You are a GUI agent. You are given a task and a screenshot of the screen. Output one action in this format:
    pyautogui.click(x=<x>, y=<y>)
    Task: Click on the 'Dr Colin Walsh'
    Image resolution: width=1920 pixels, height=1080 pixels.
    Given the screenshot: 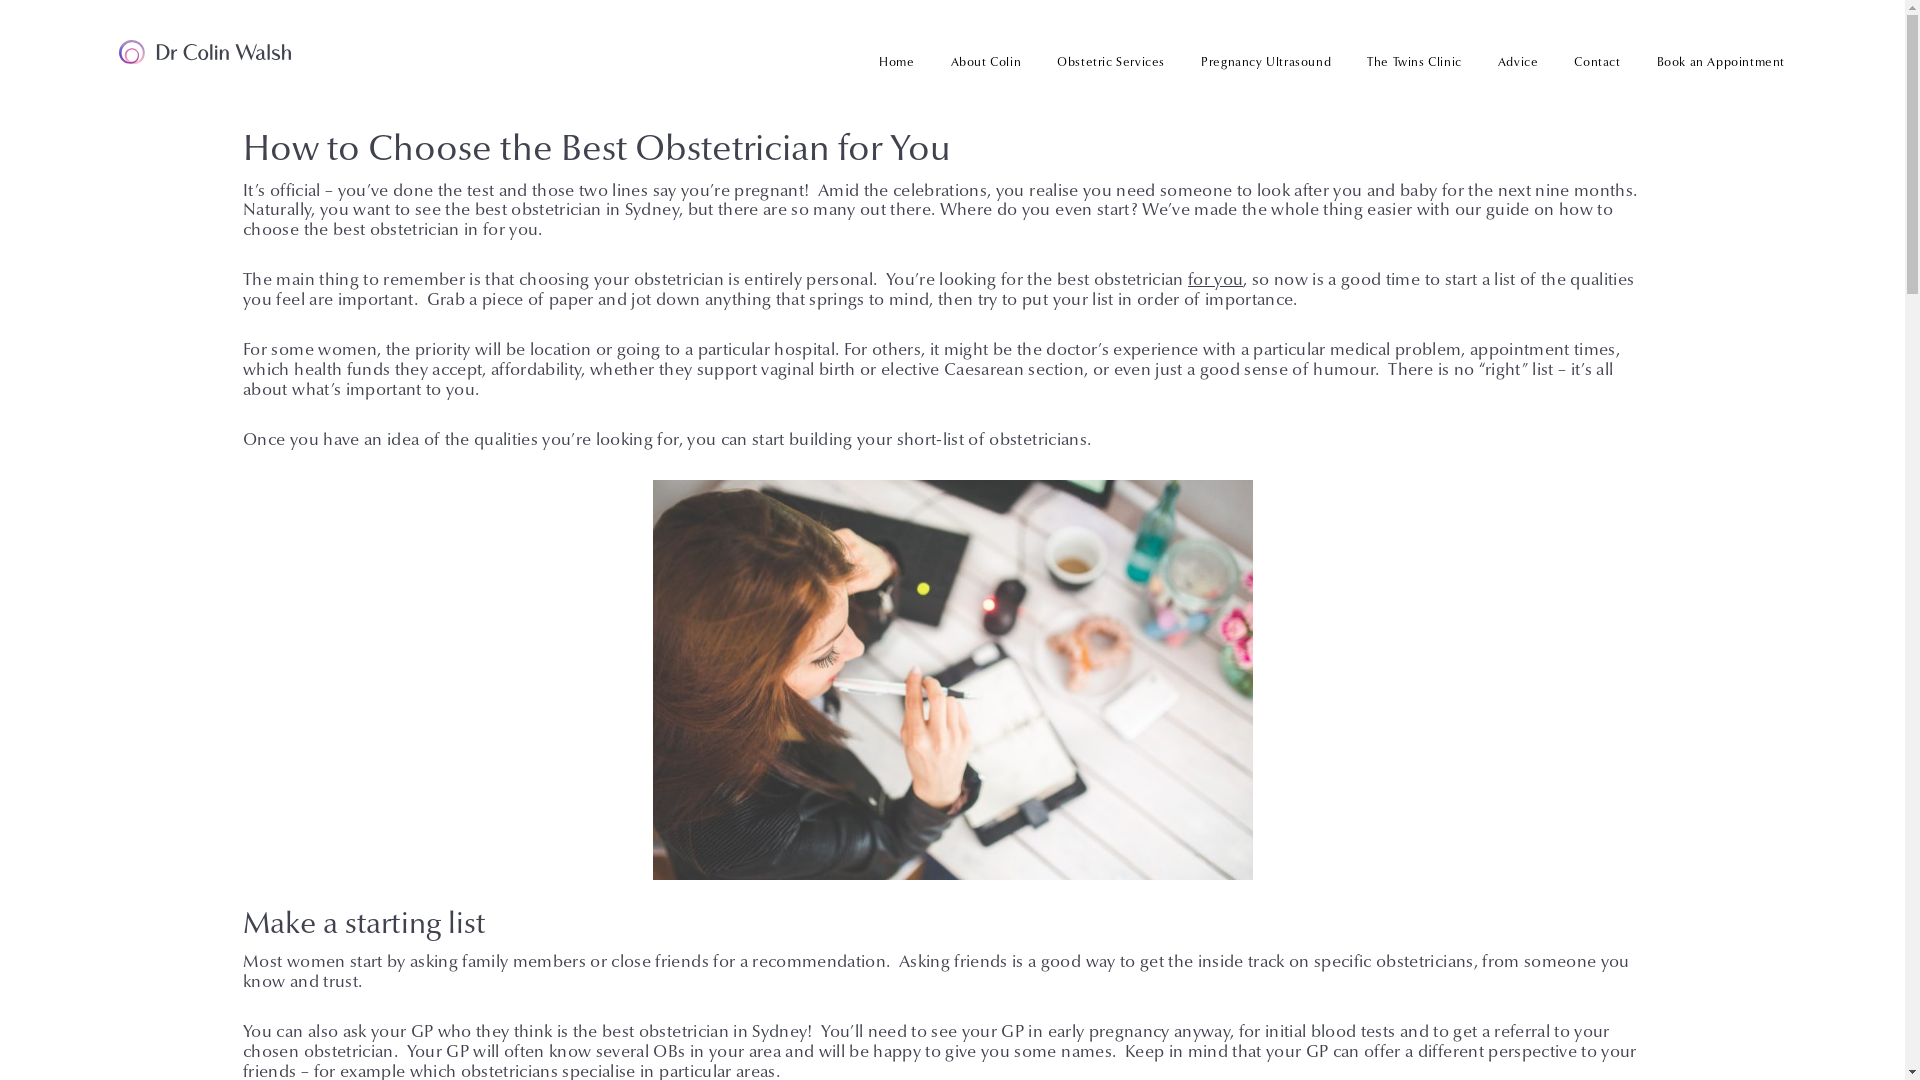 What is the action you would take?
    pyautogui.click(x=118, y=50)
    